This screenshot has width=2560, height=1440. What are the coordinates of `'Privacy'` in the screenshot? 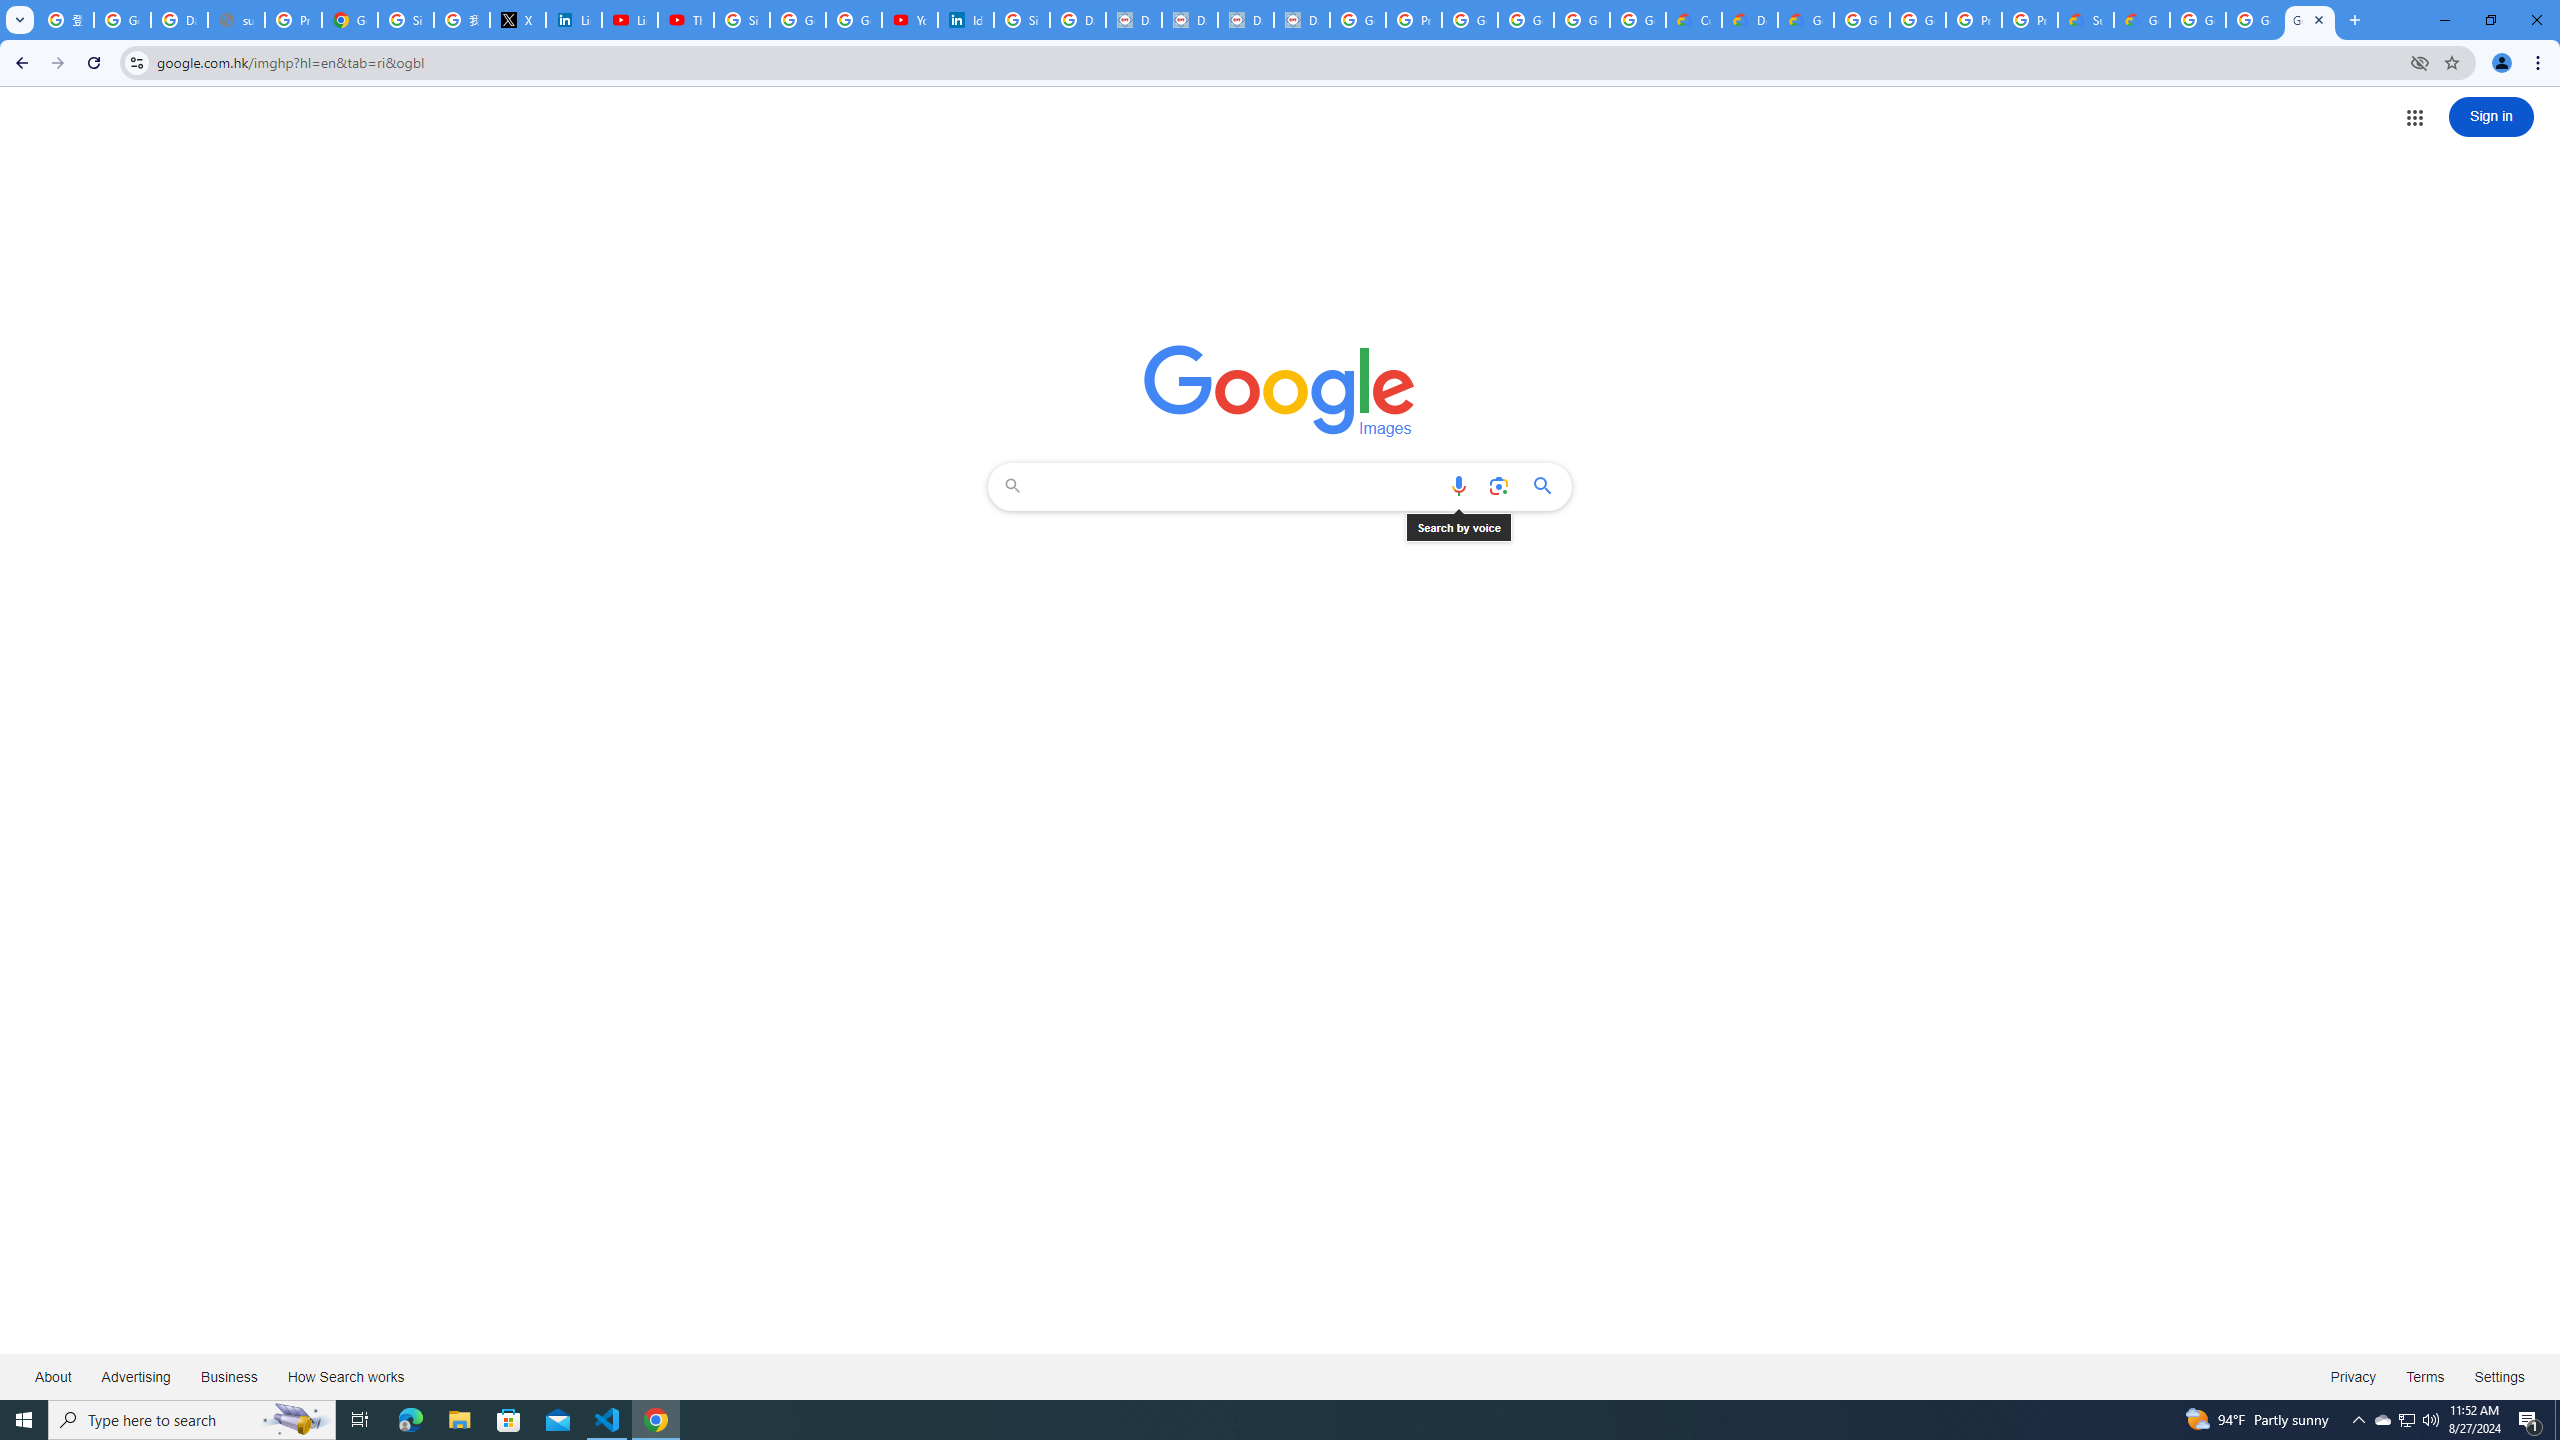 It's located at (2352, 1375).